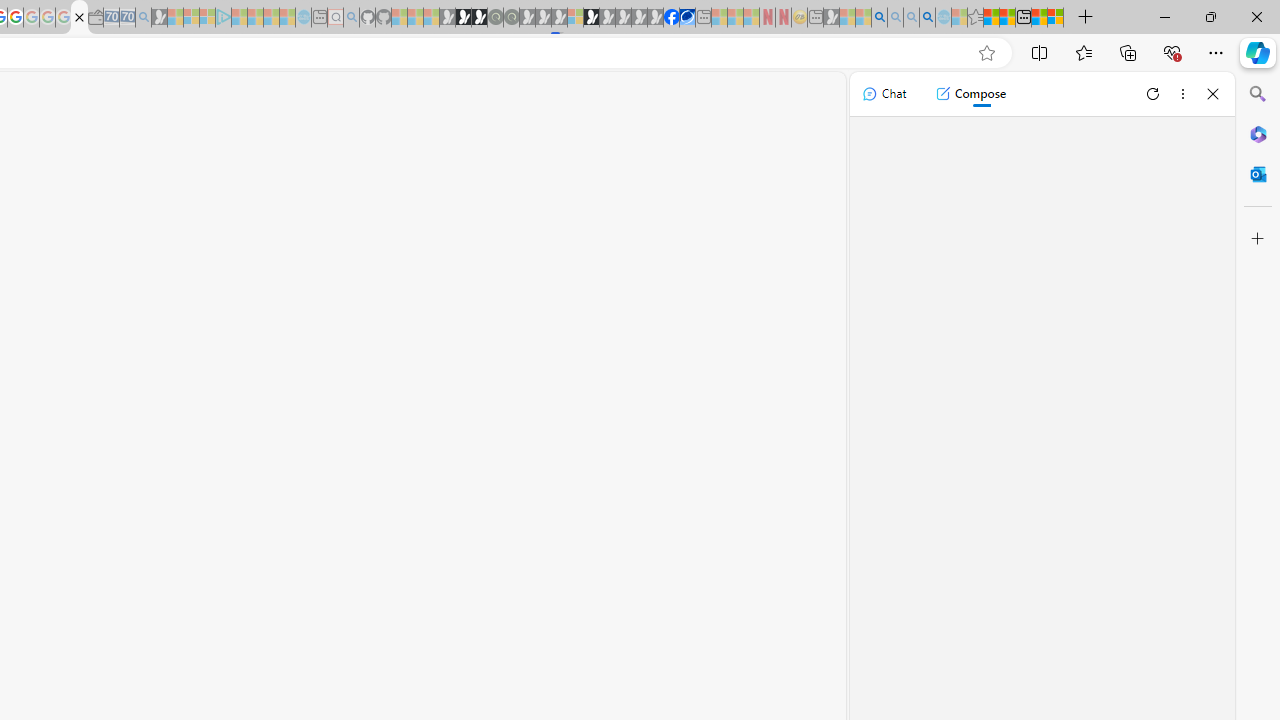 This screenshot has width=1280, height=720. Describe the element at coordinates (815, 17) in the screenshot. I see `'New tab - Sleeping'` at that location.